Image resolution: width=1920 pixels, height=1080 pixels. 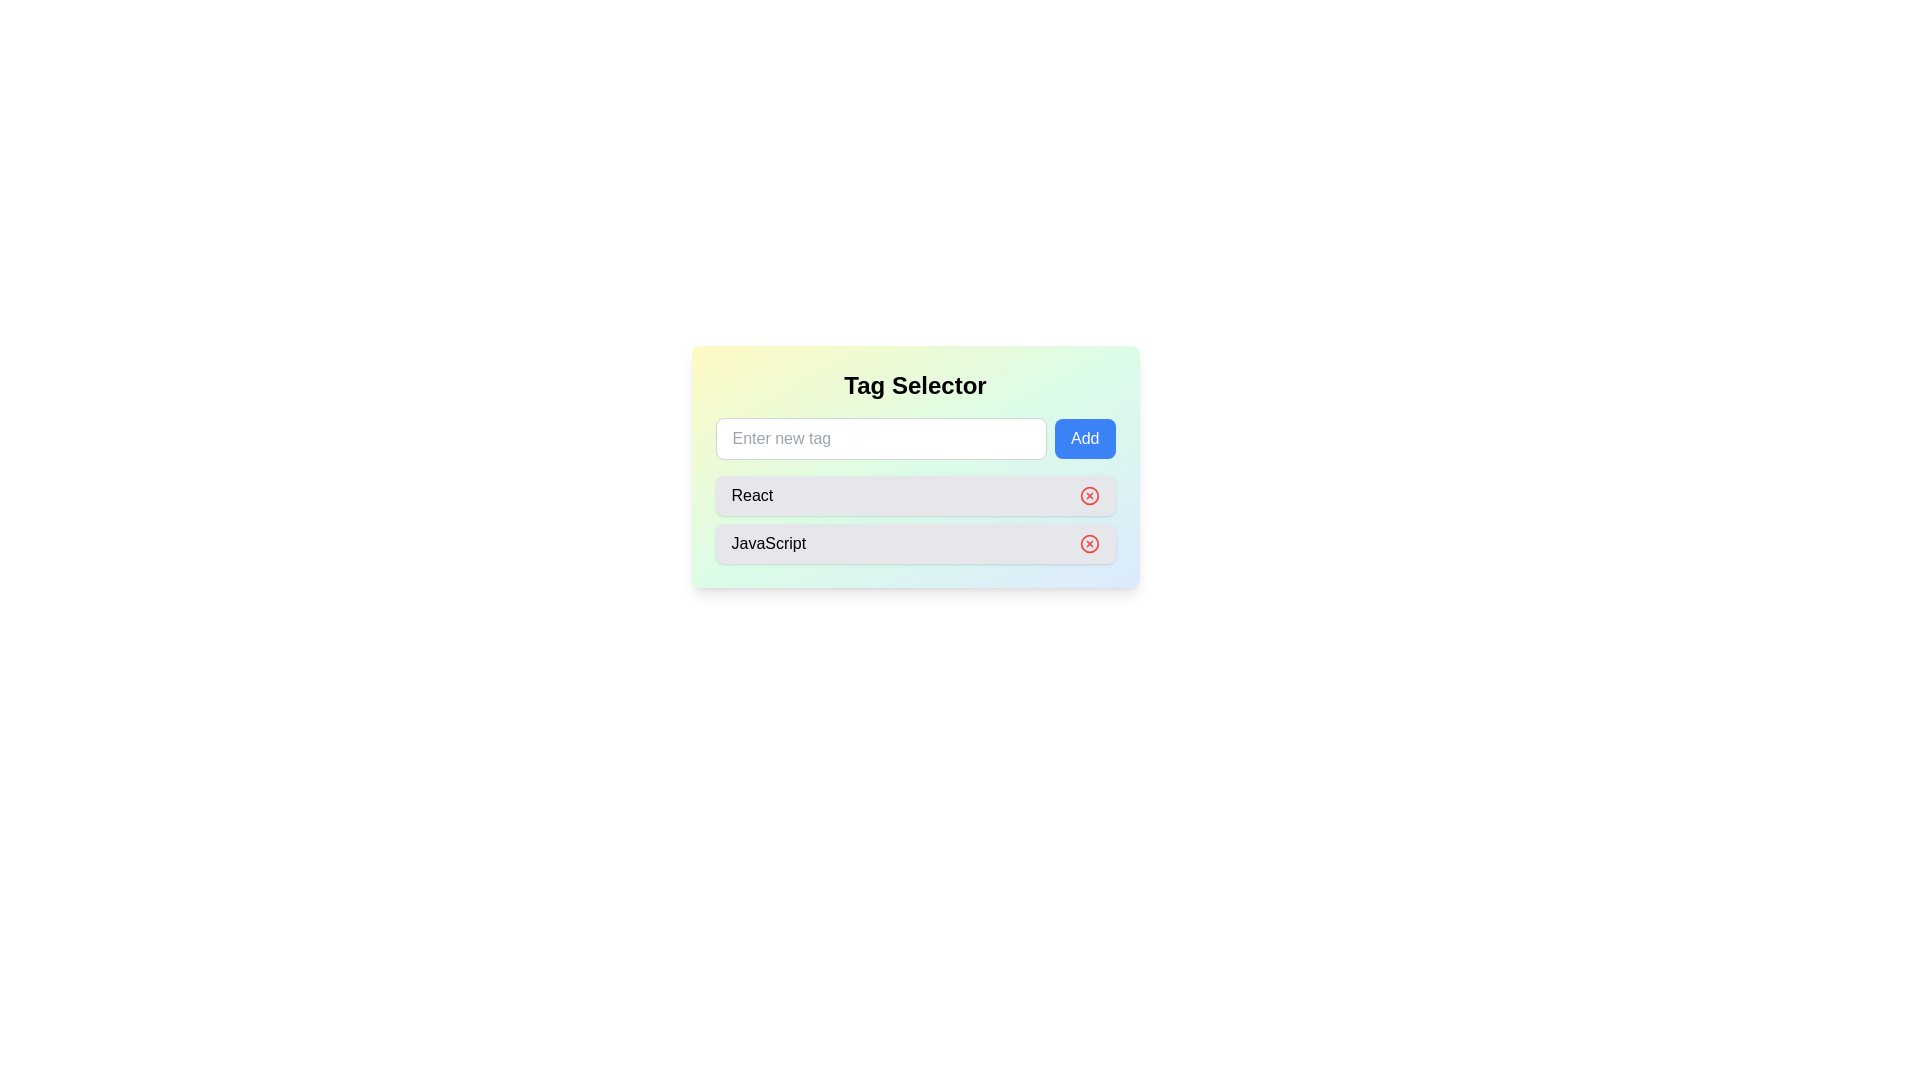 What do you see at coordinates (1088, 495) in the screenshot?
I see `the circular icon button located to the right of the 'React' tag` at bounding box center [1088, 495].